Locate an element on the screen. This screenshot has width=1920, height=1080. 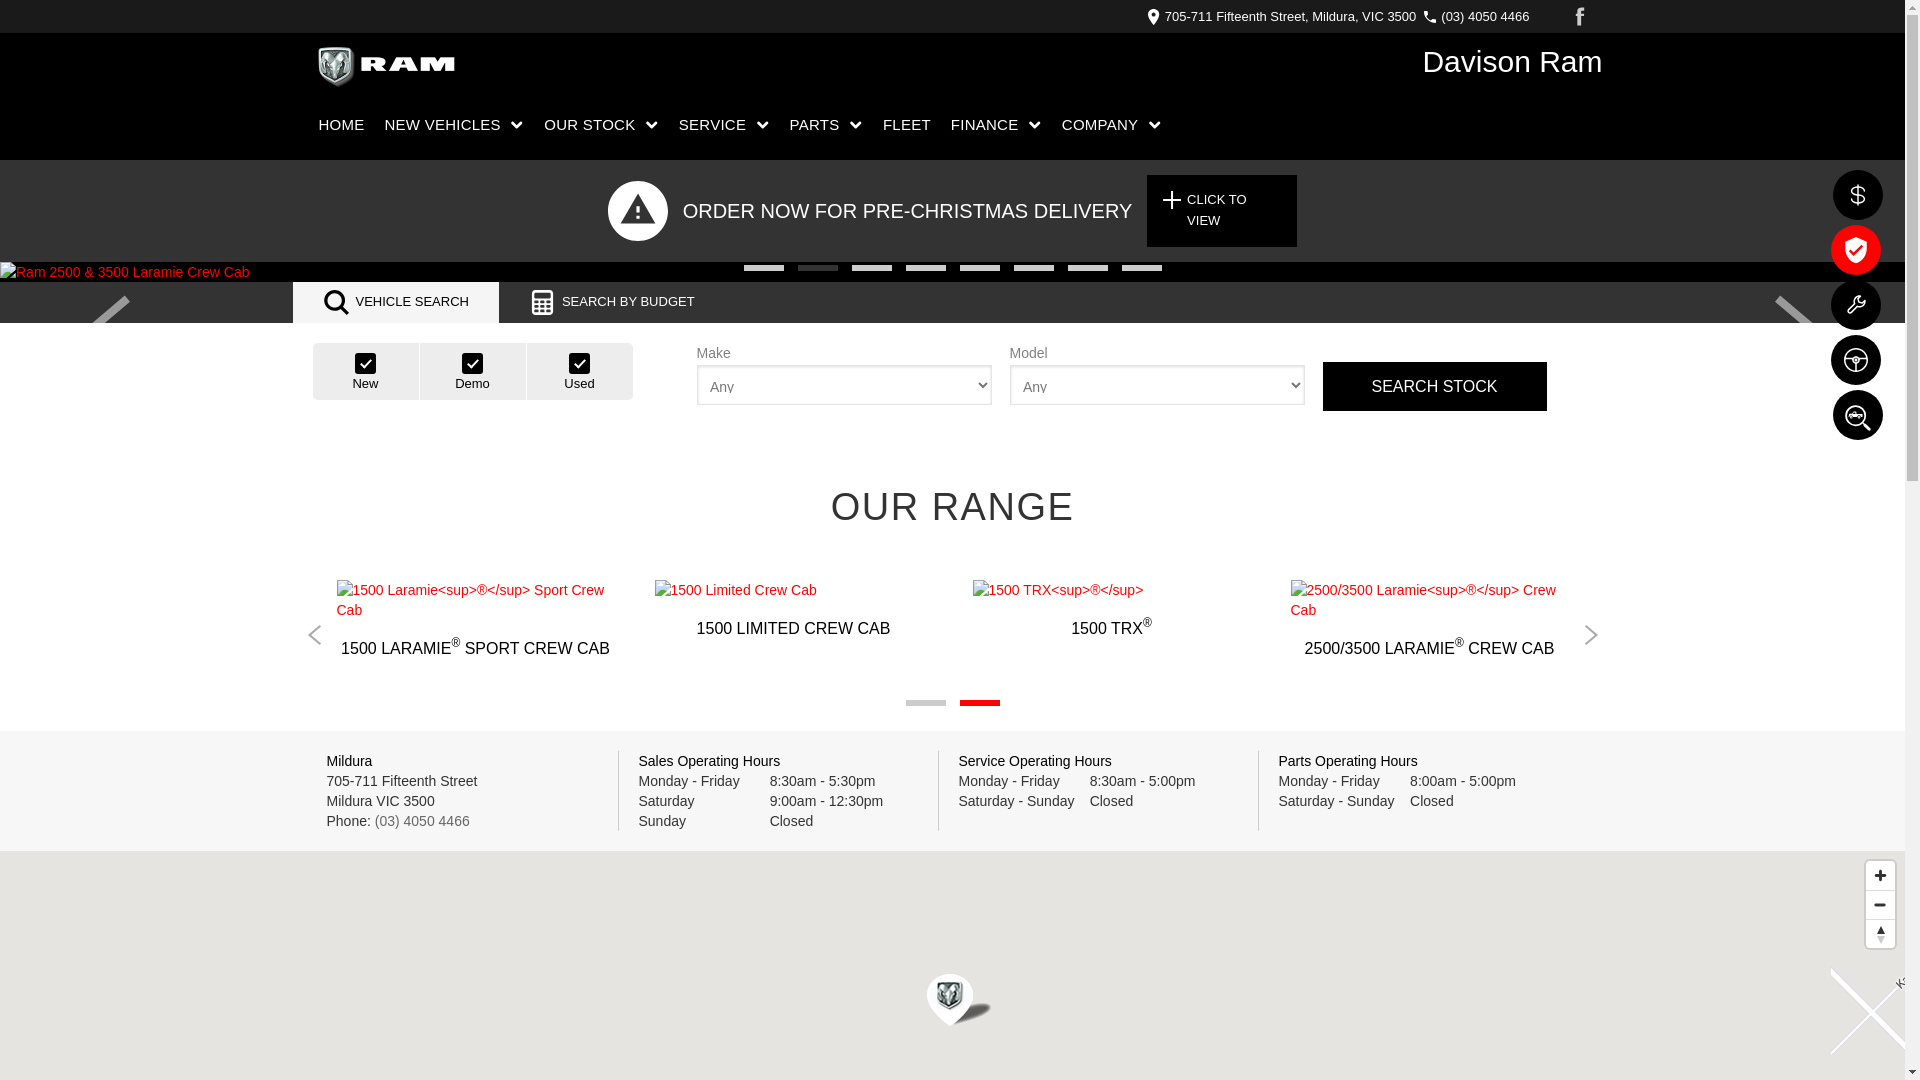
'SERVICE' is located at coordinates (723, 124).